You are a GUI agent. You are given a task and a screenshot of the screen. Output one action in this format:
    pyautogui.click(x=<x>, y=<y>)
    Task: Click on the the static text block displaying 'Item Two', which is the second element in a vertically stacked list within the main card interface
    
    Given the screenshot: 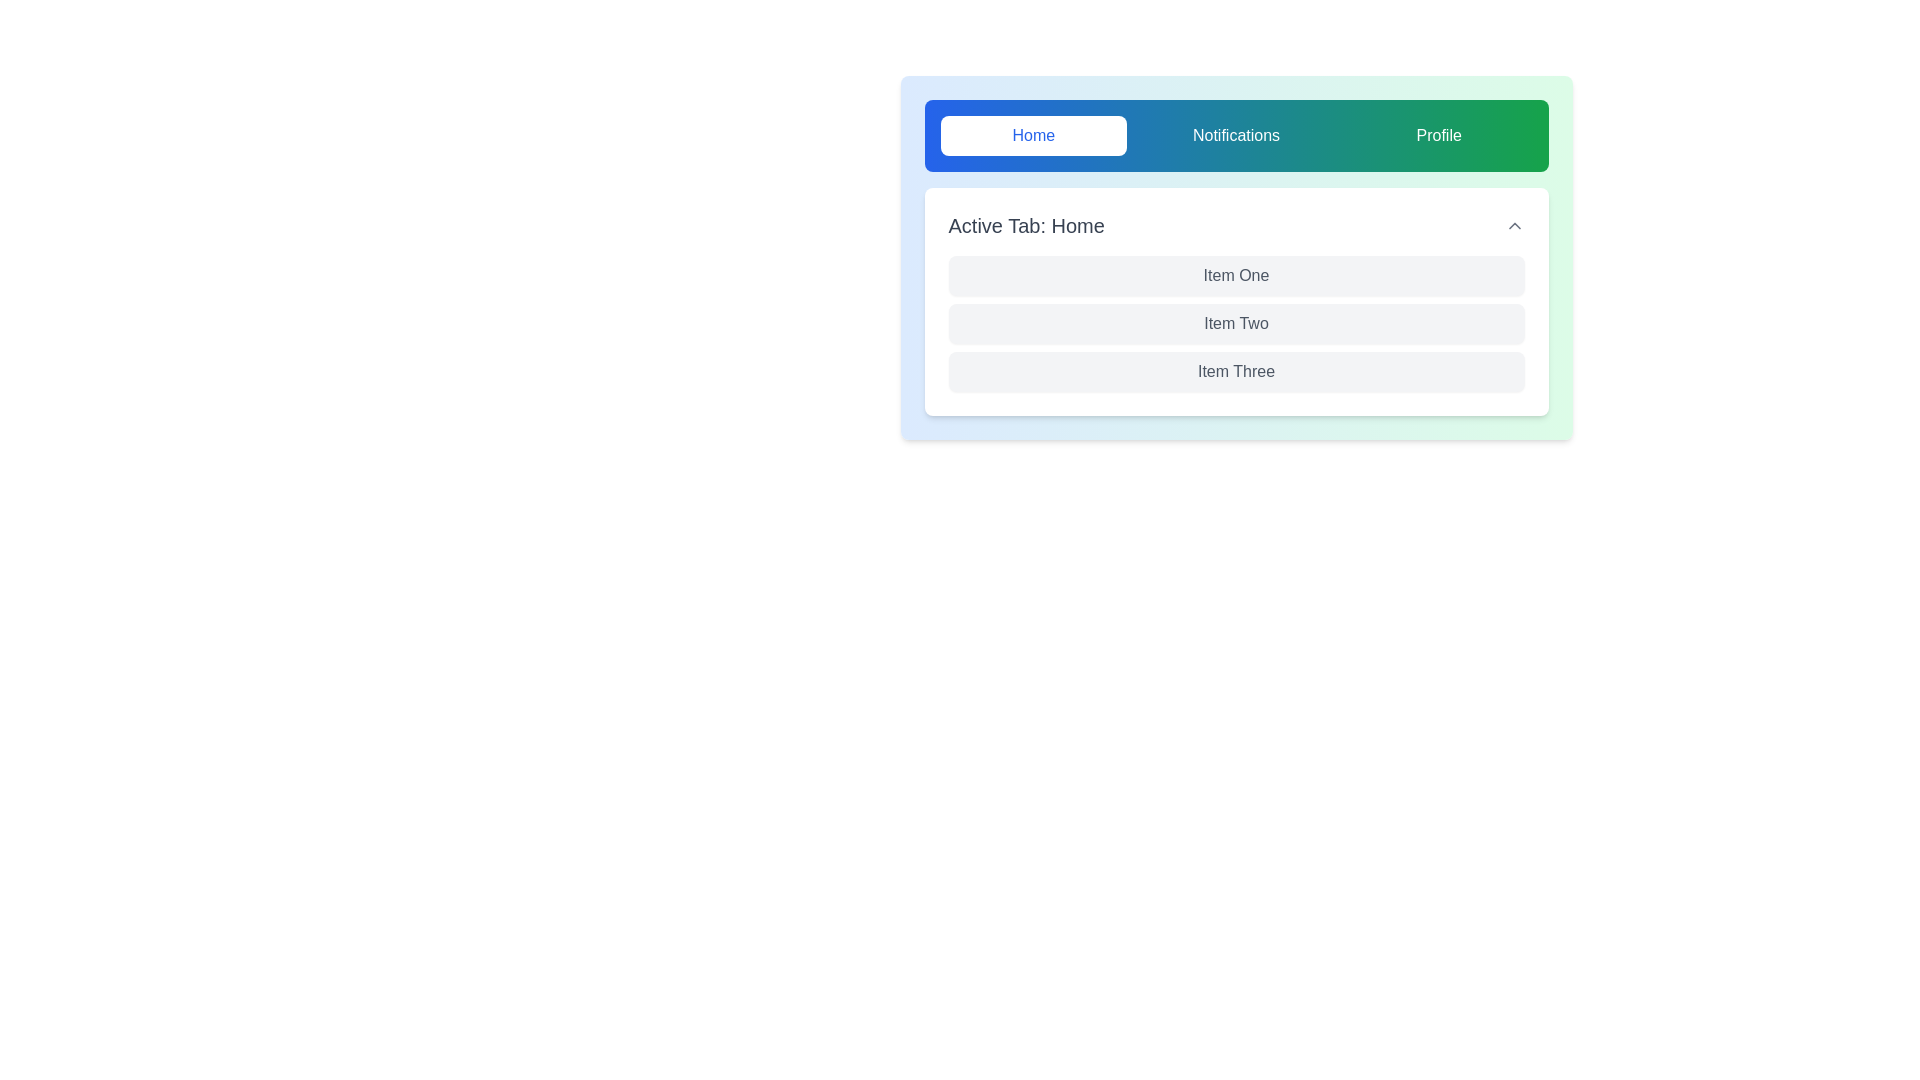 What is the action you would take?
    pyautogui.click(x=1235, y=323)
    